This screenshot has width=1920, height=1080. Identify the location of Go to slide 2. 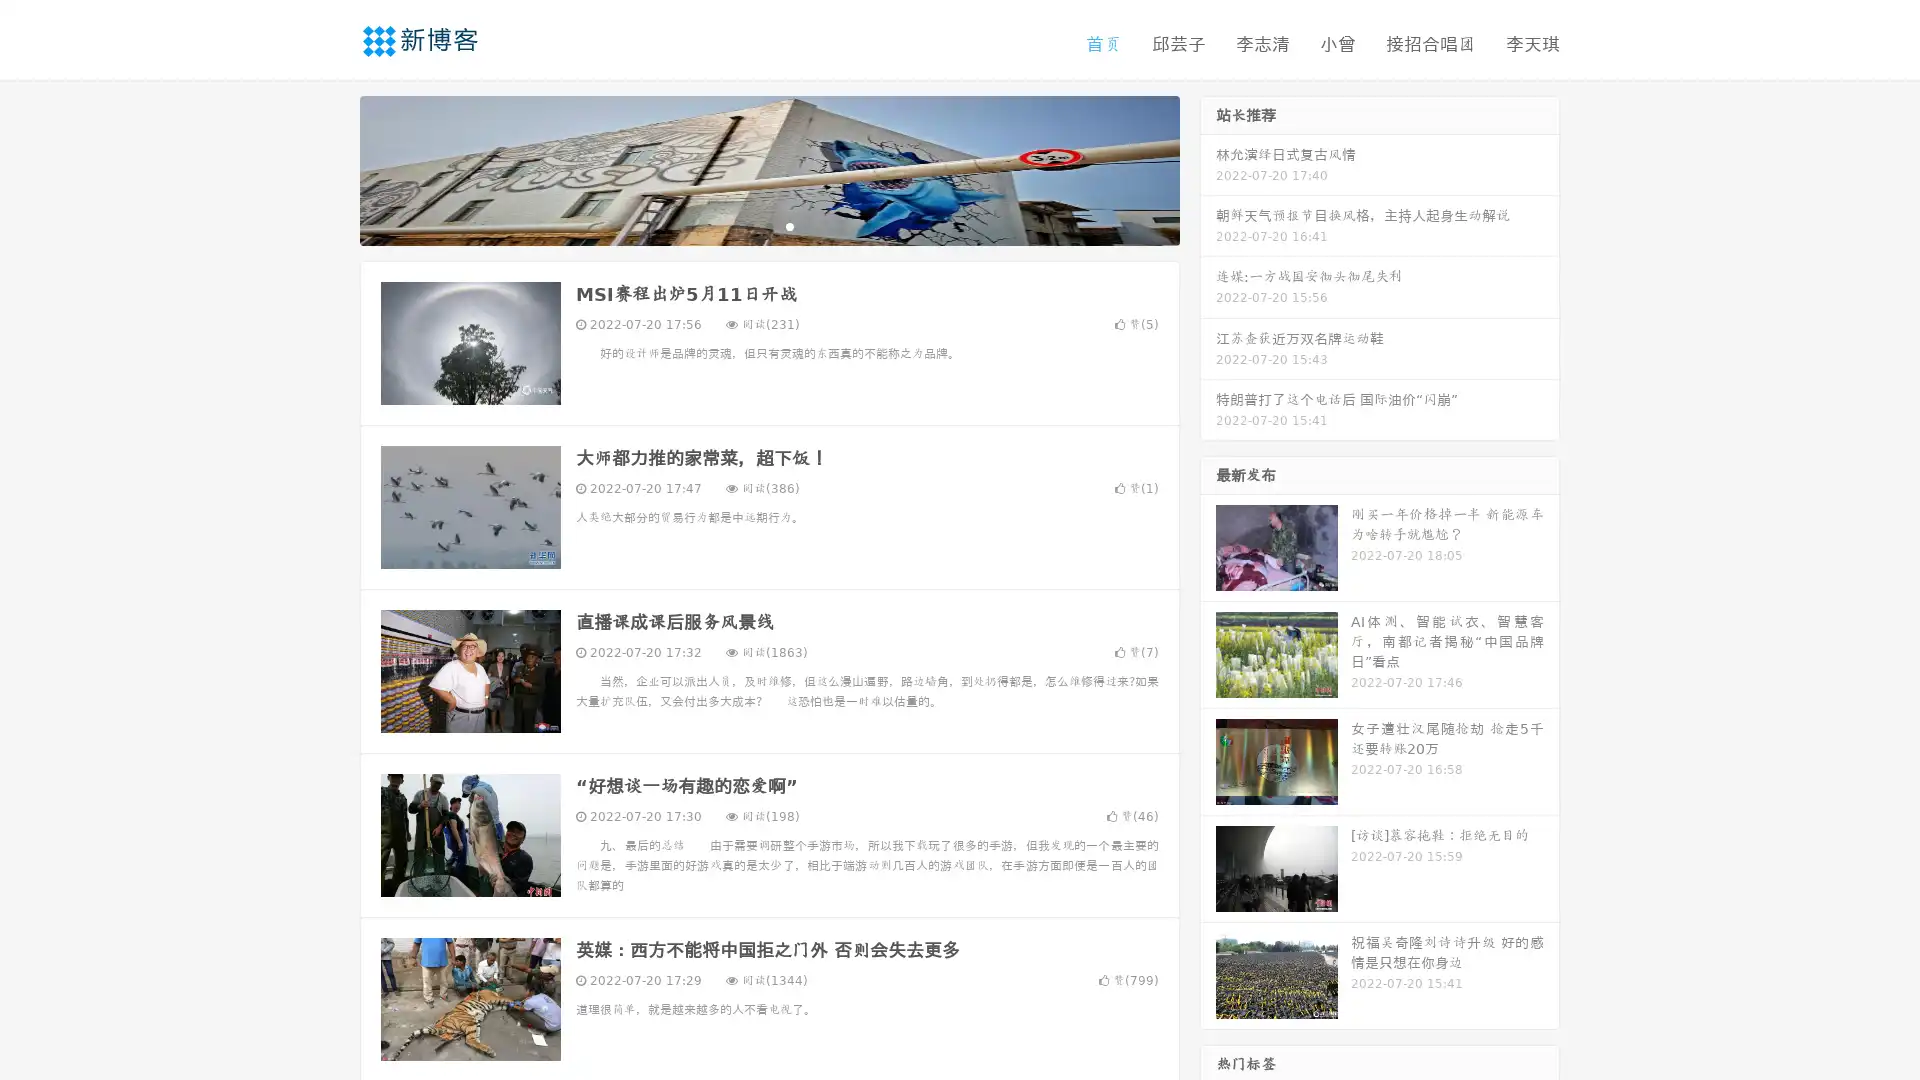
(768, 225).